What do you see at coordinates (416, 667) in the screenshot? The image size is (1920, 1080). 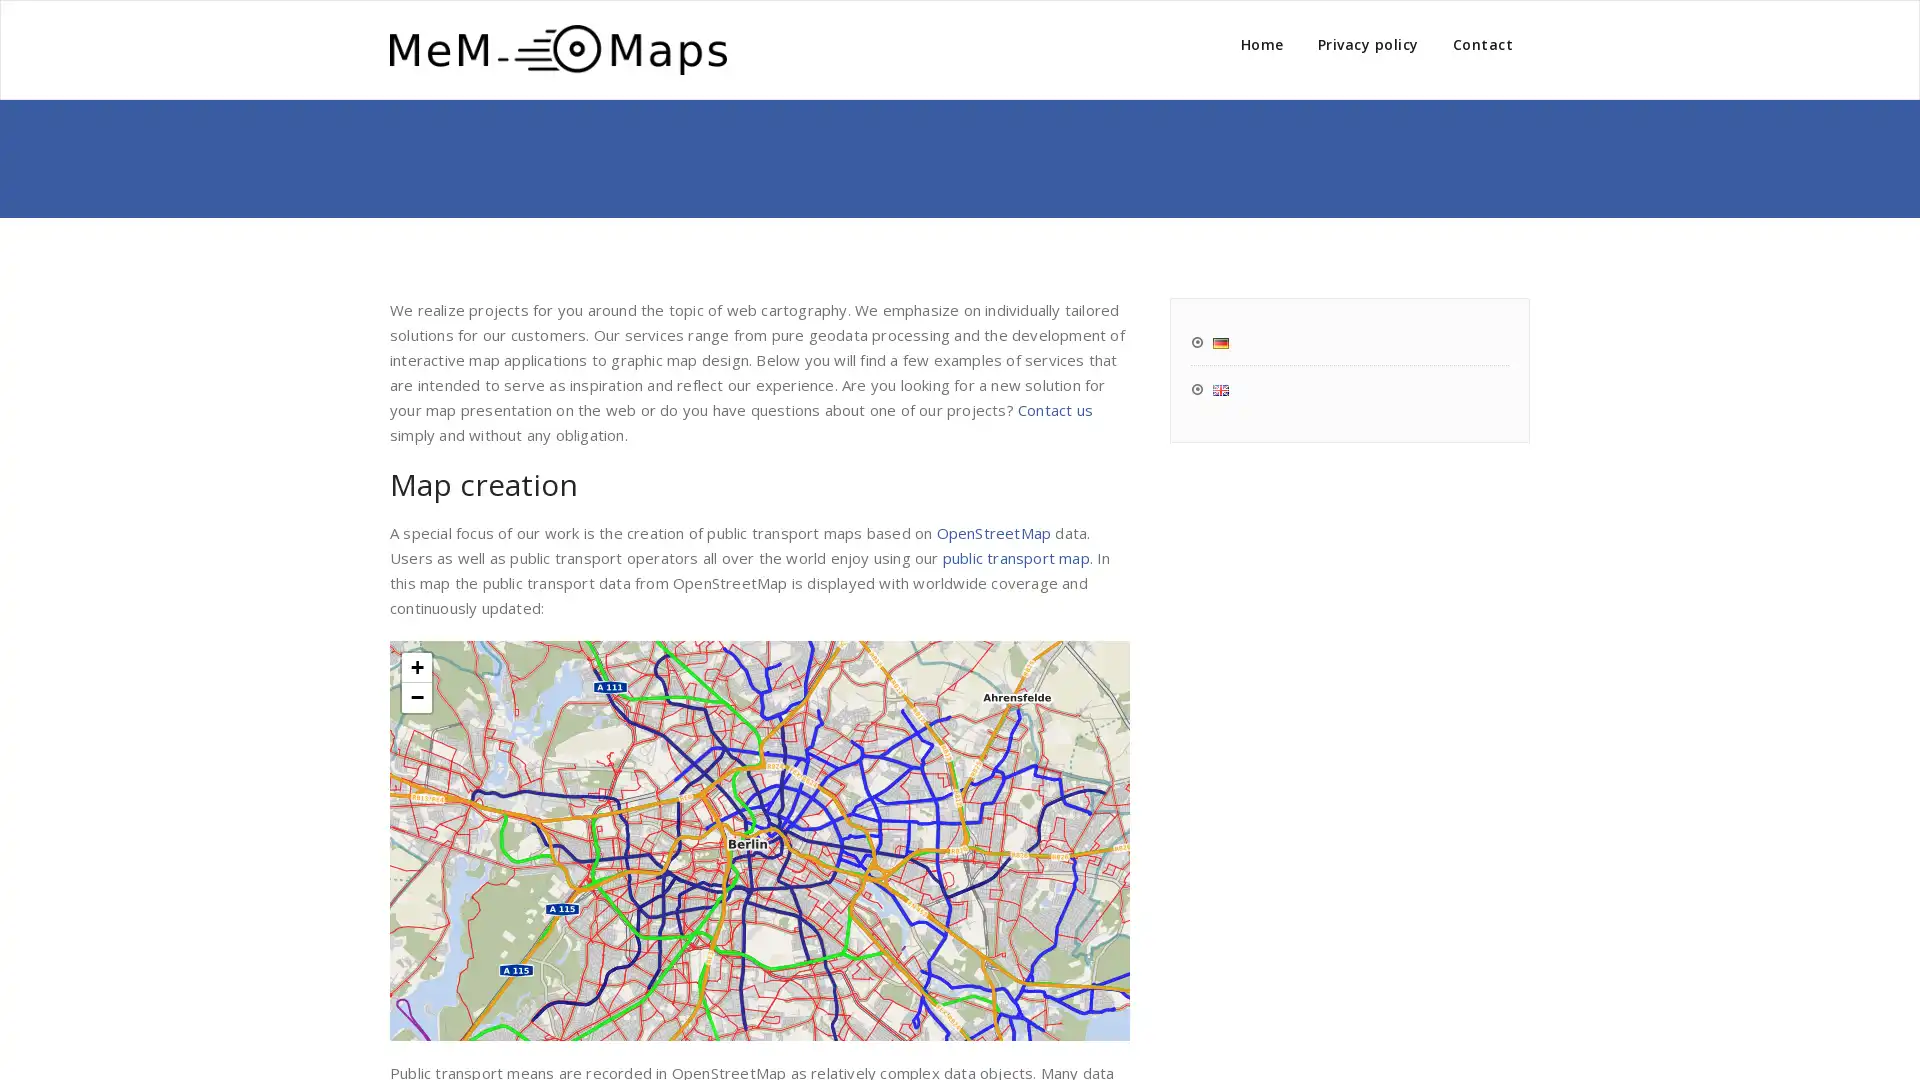 I see `Zoom in` at bounding box center [416, 667].